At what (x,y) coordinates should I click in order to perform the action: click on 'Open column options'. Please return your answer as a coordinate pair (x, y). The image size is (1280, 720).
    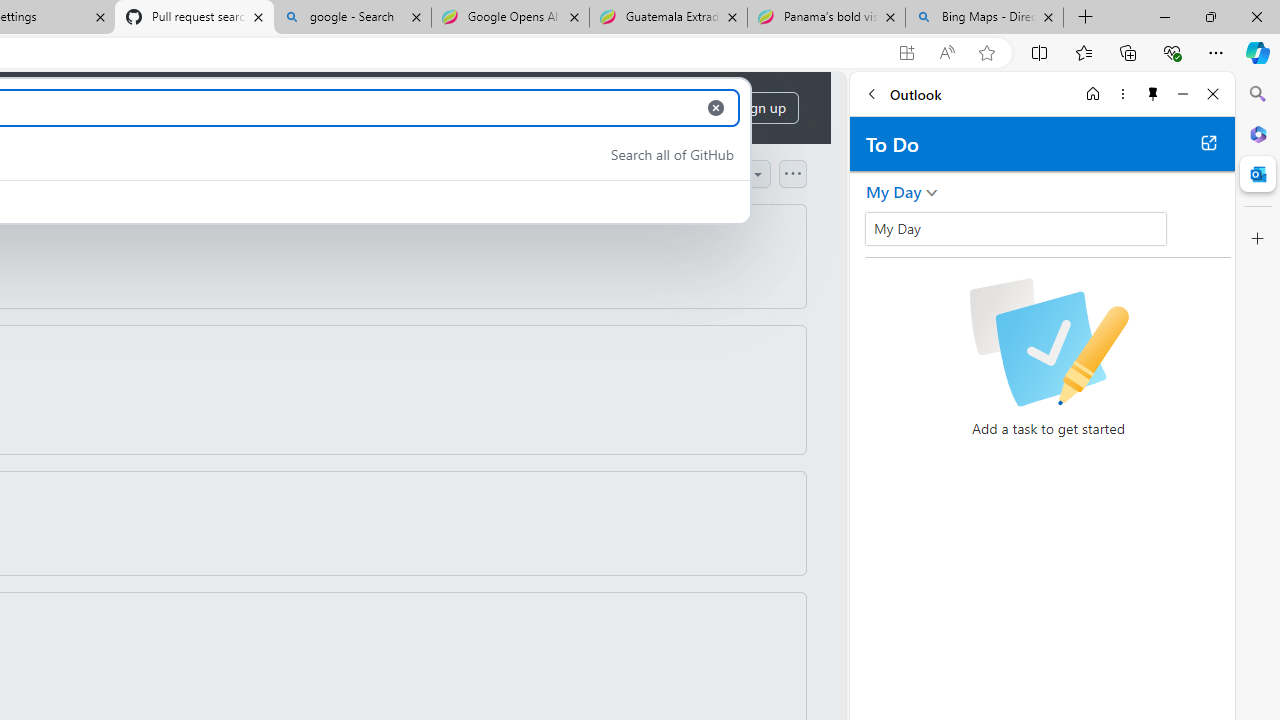
    Looking at the image, I should click on (791, 172).